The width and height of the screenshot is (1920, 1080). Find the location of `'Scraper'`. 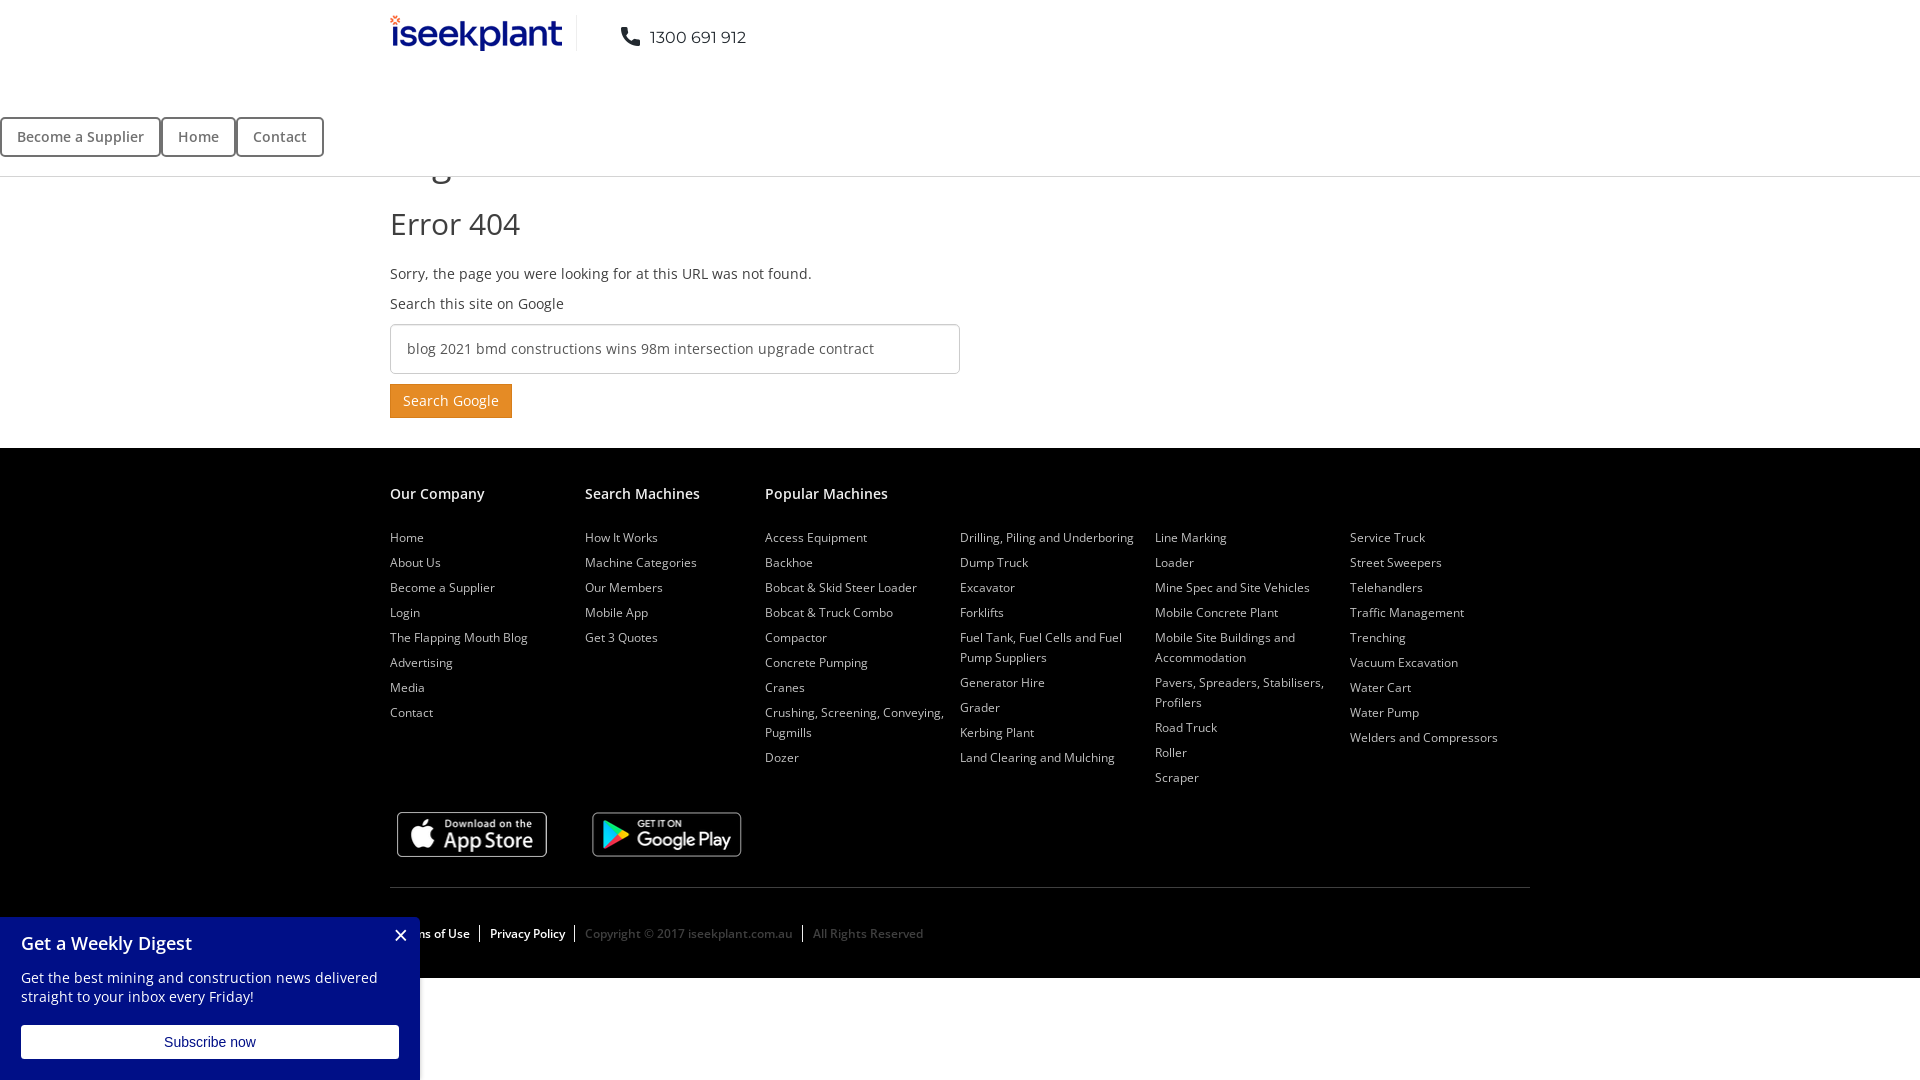

'Scraper' is located at coordinates (1176, 776).